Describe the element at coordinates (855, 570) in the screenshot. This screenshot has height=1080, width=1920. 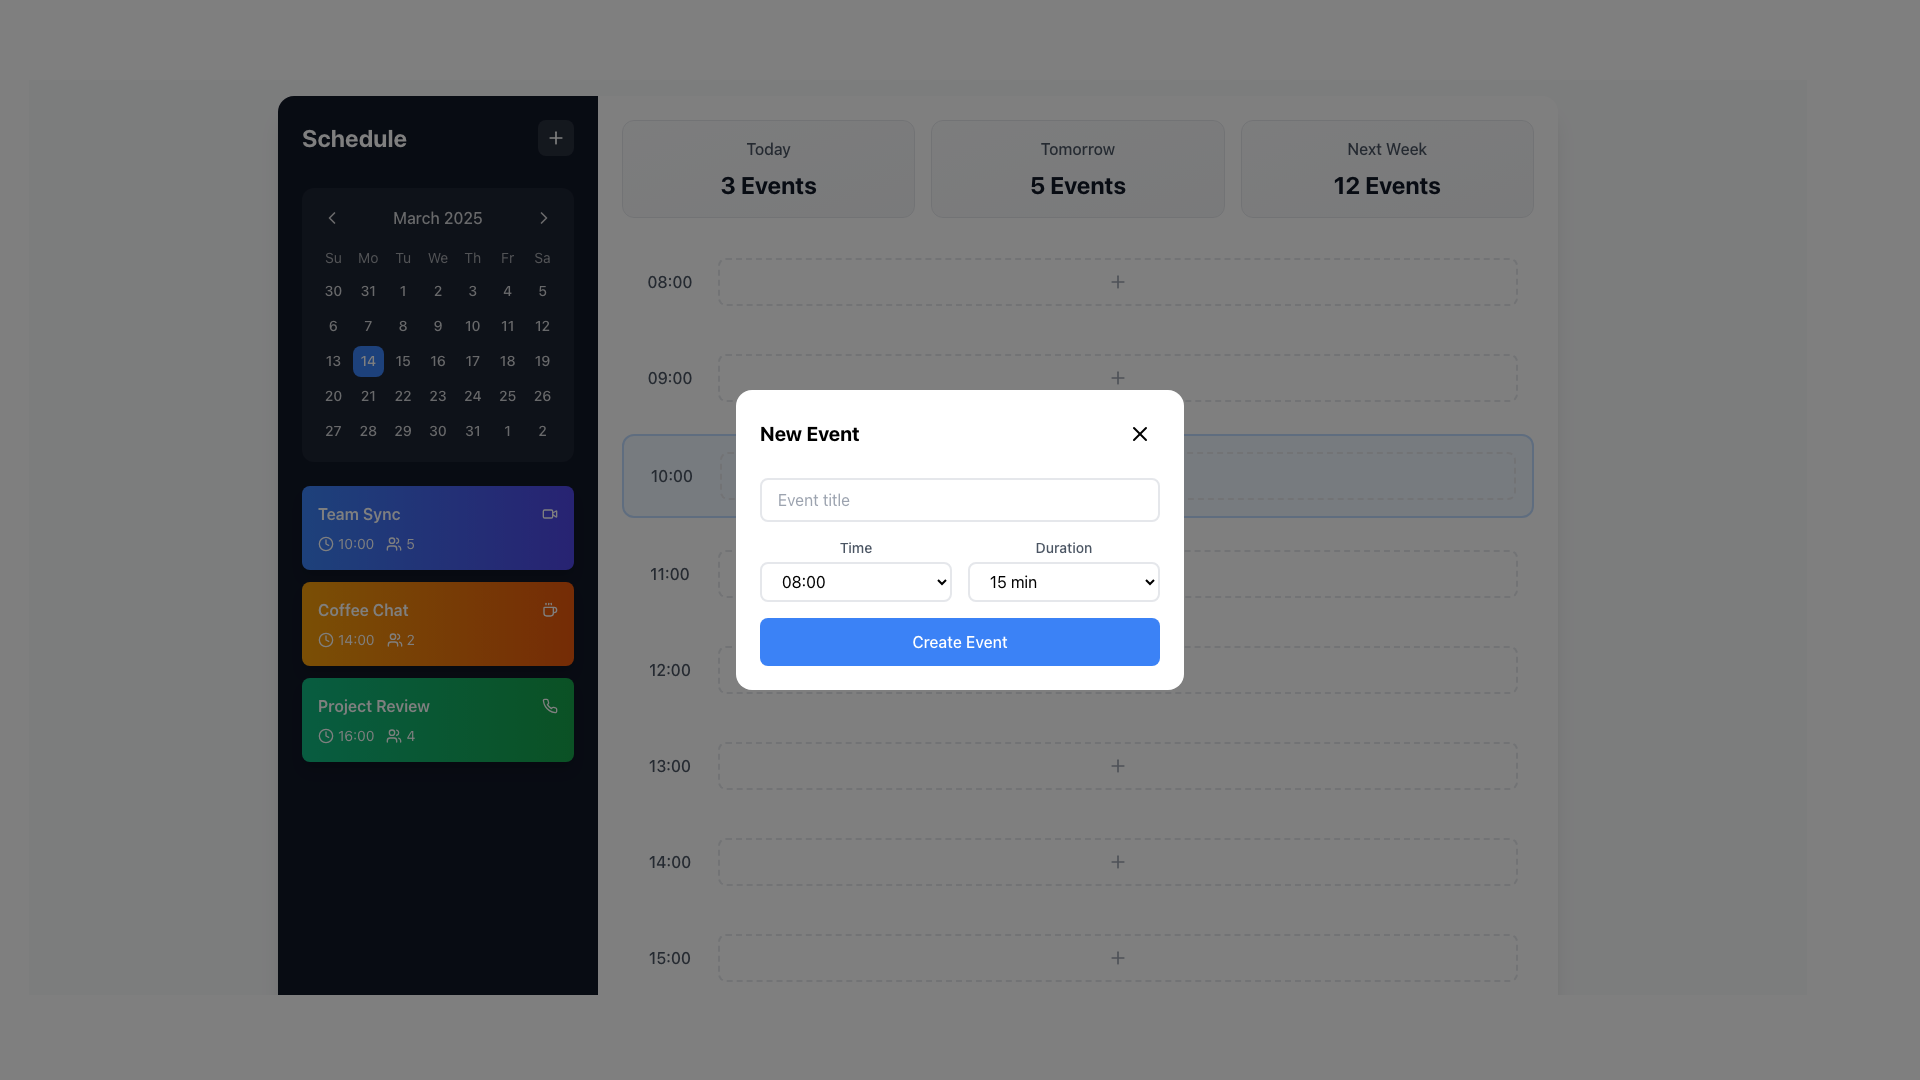
I see `a time option from the dropdown menu located under the 'New Event' dialog header, positioned on the left side of the layout` at that location.